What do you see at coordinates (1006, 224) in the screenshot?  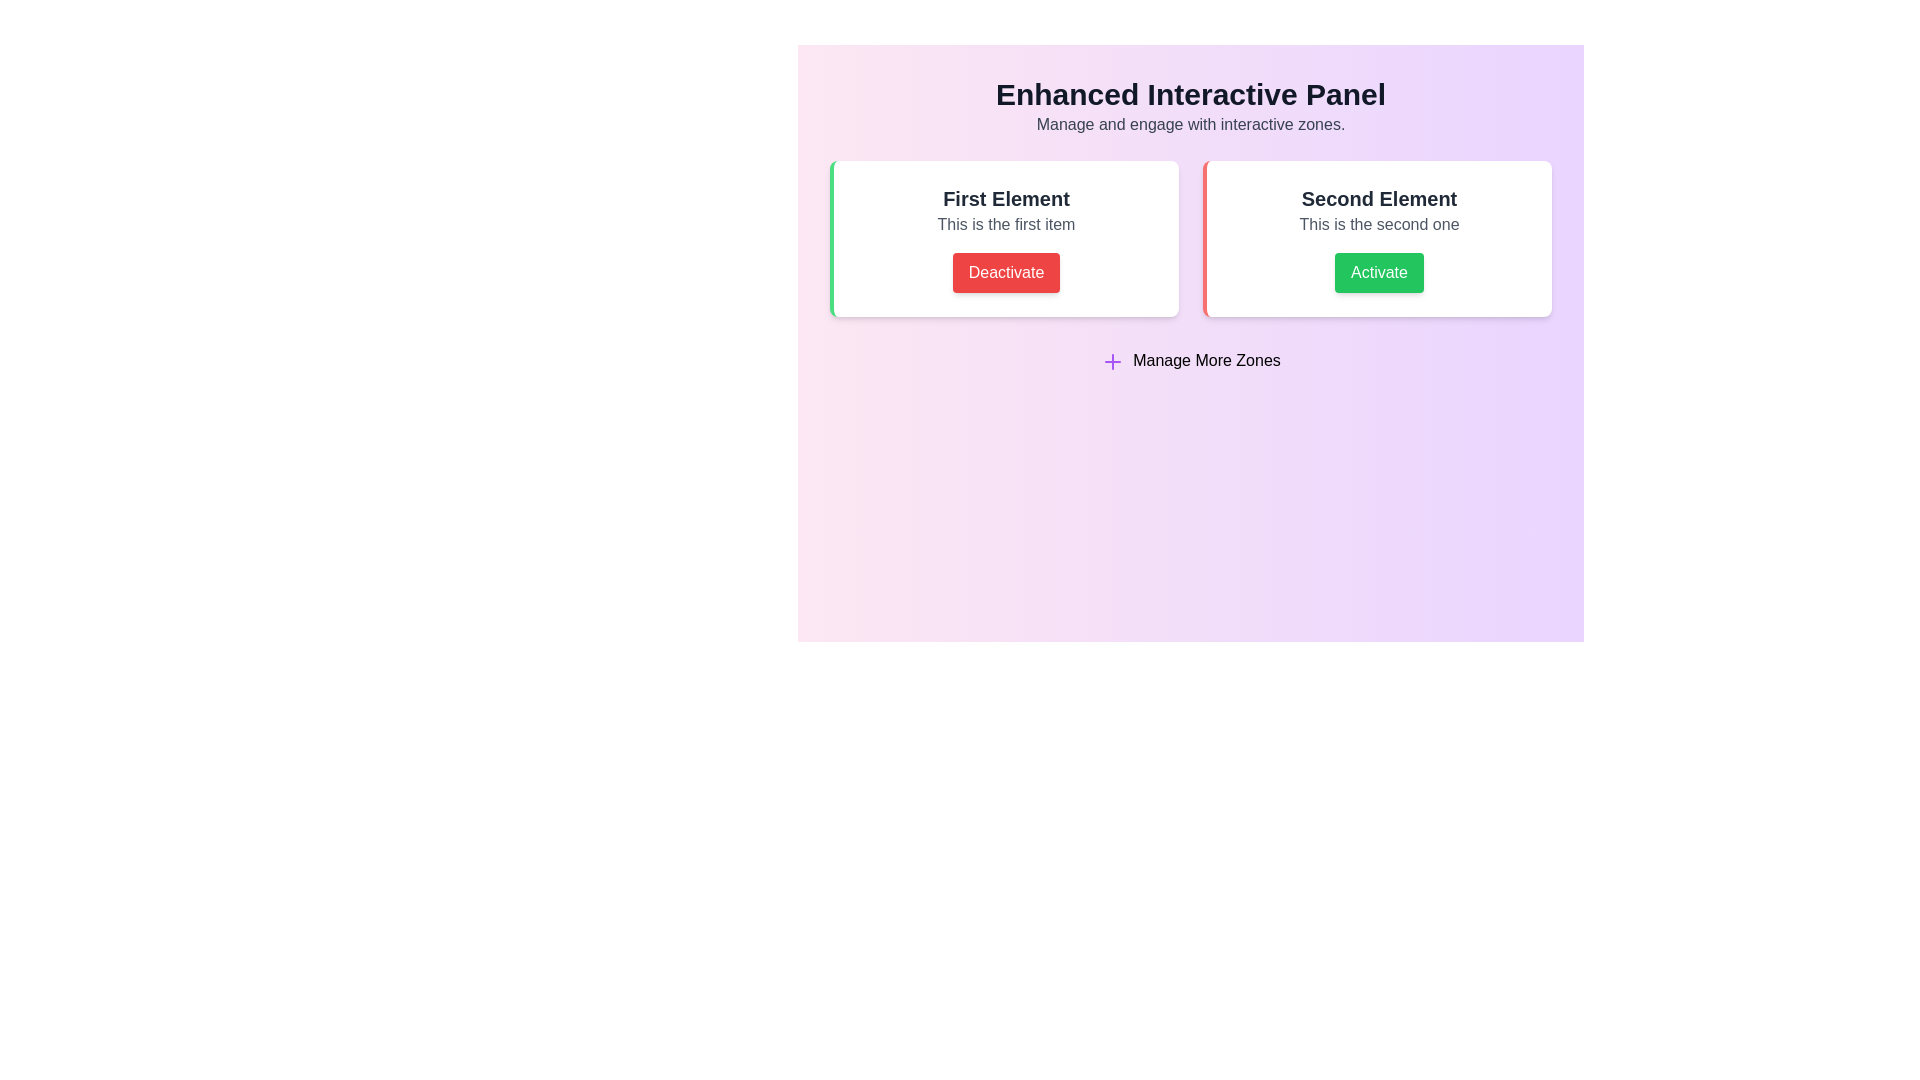 I see `the text element displaying 'This is the first item', which is located below the bold title 'First Element' and above the red 'Deactivate' button` at bounding box center [1006, 224].